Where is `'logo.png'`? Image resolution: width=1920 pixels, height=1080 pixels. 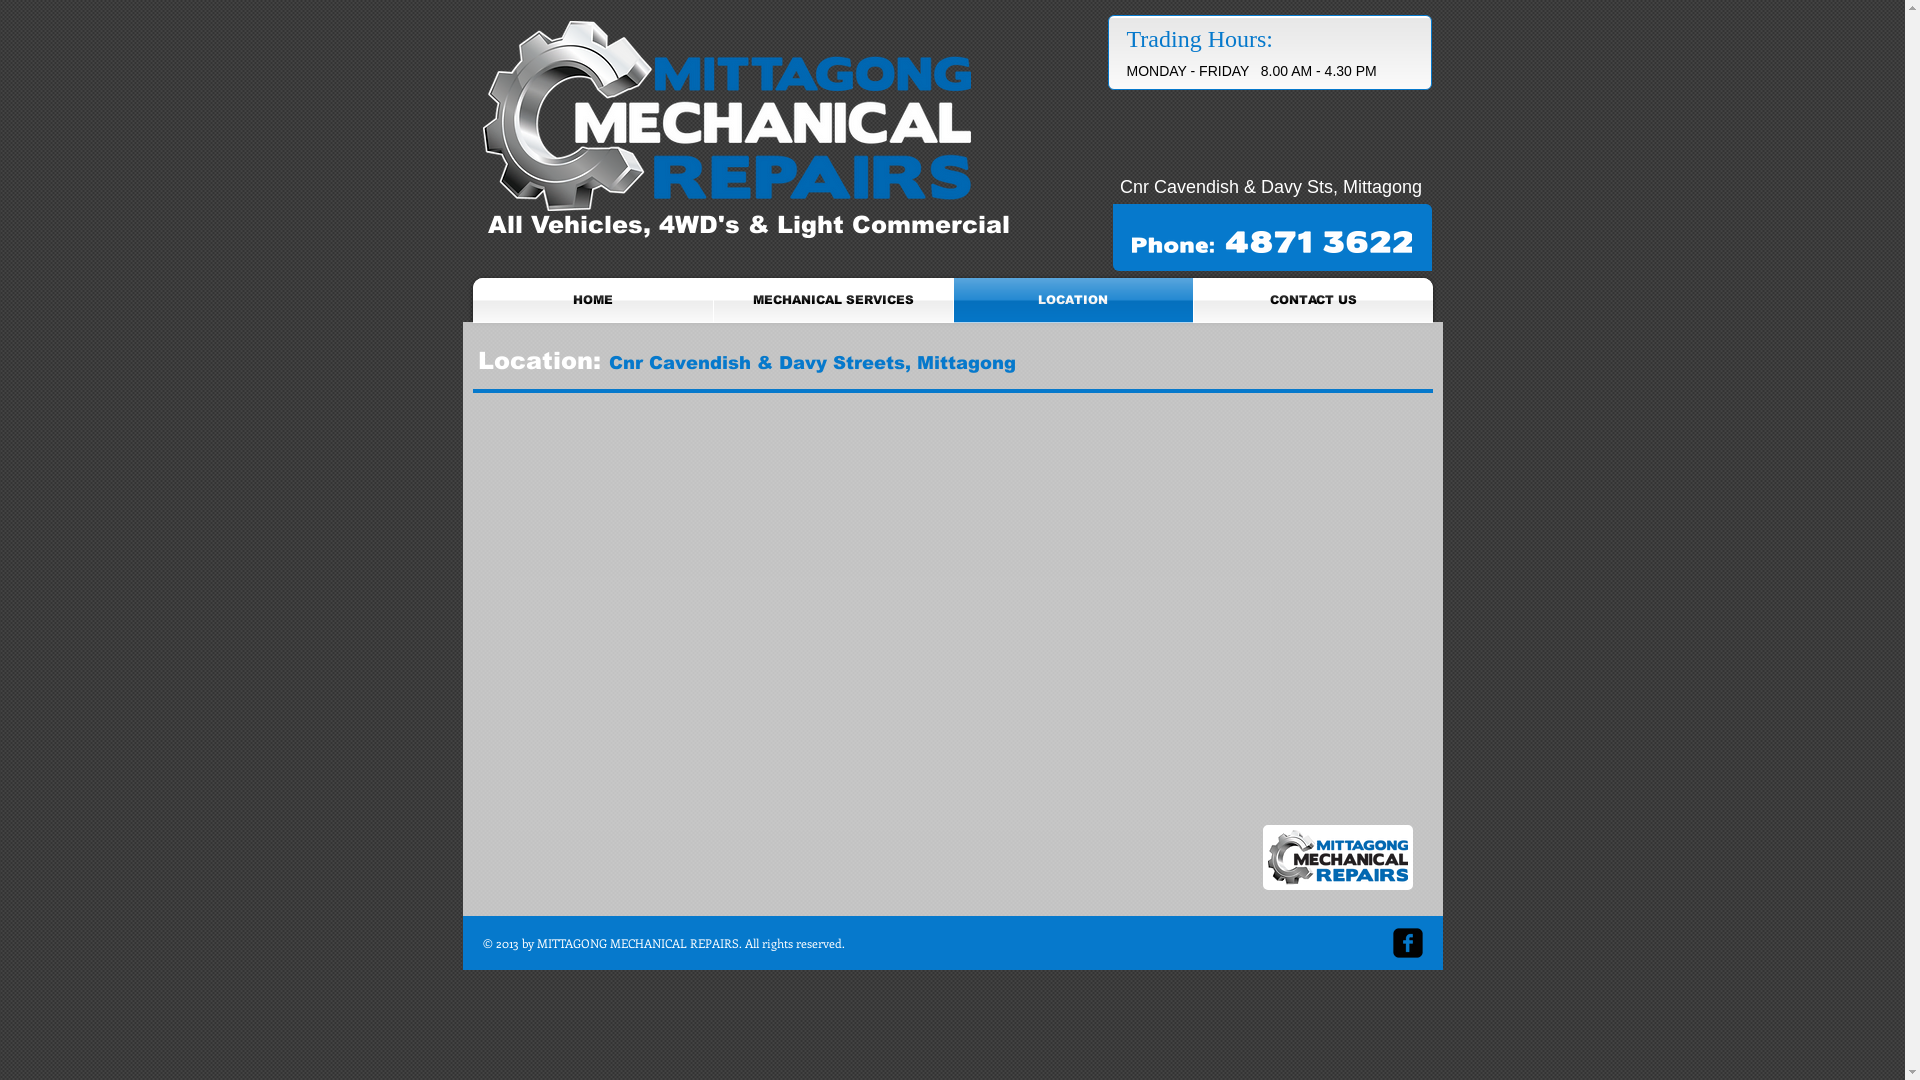 'logo.png' is located at coordinates (1337, 856).